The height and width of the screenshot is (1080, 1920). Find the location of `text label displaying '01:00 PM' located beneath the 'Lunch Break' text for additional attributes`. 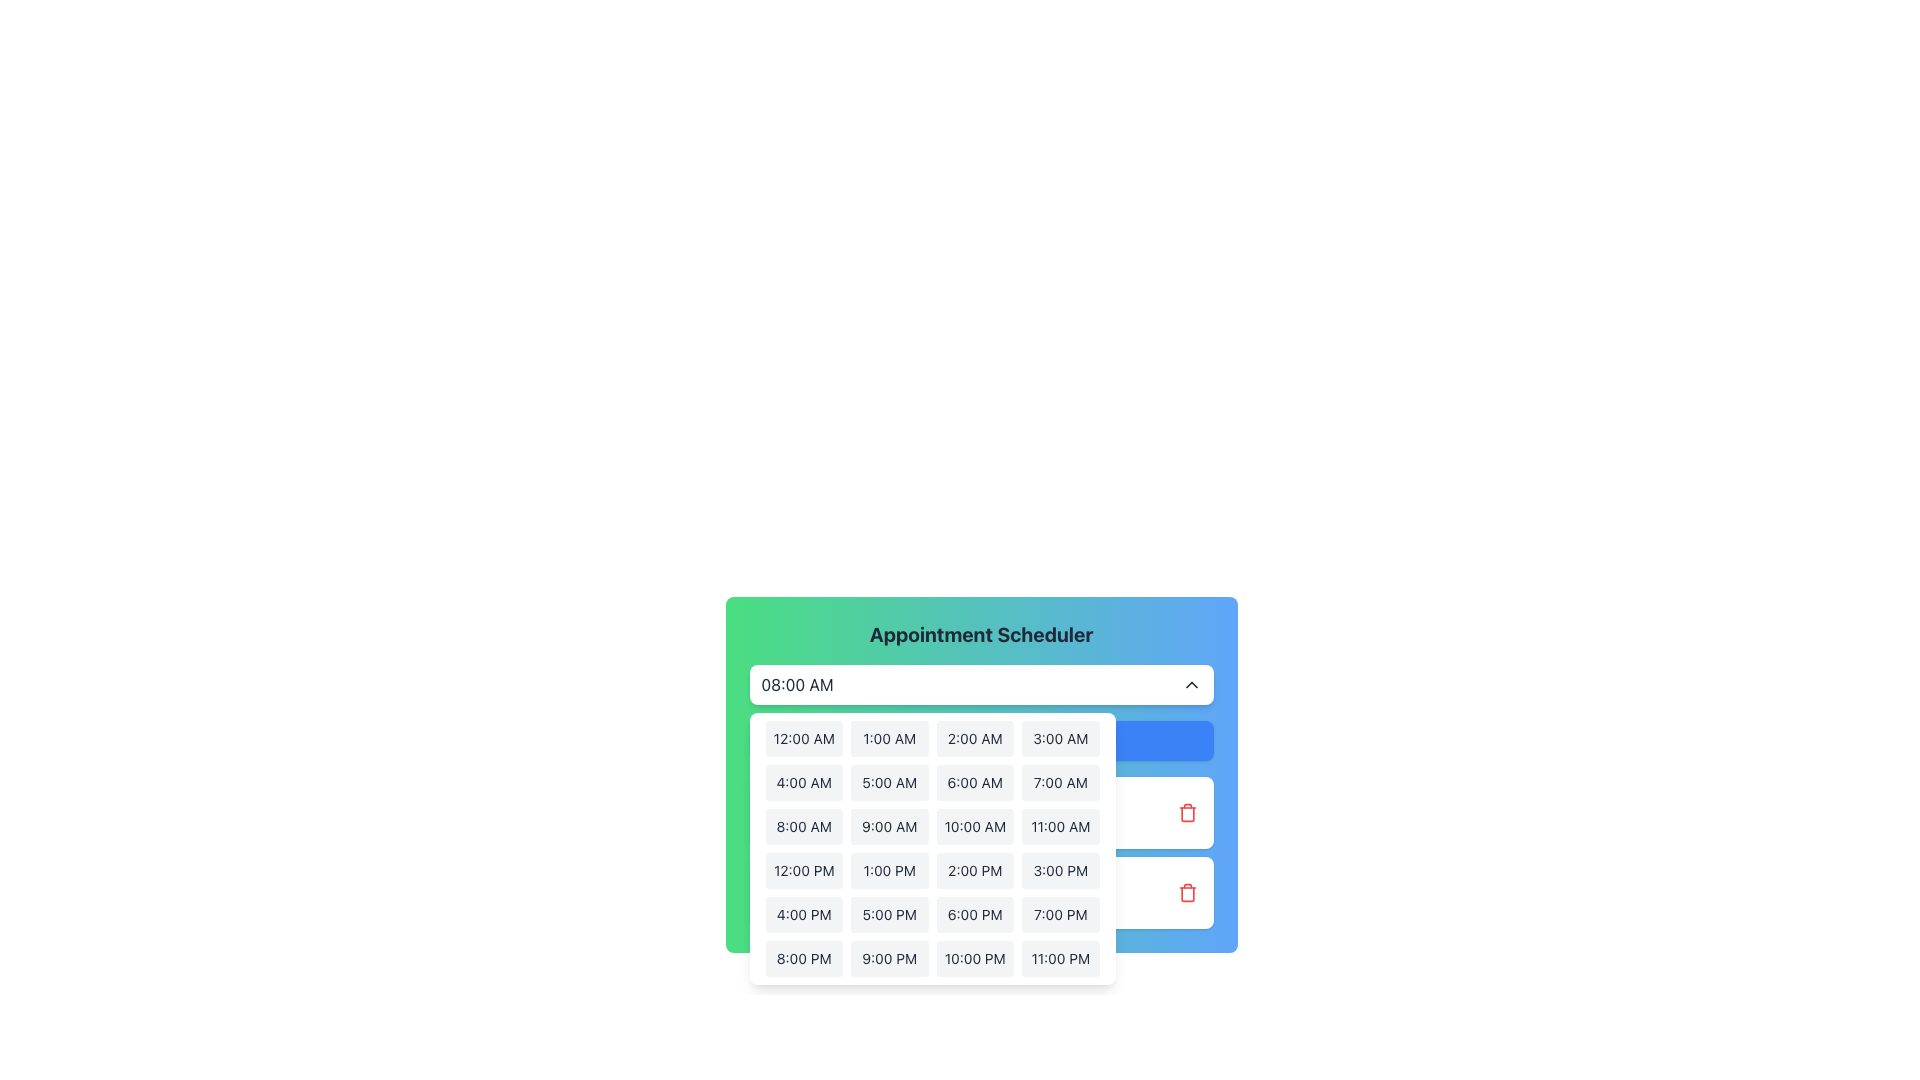

text label displaying '01:00 PM' located beneath the 'Lunch Break' text for additional attributes is located at coordinates (811, 905).